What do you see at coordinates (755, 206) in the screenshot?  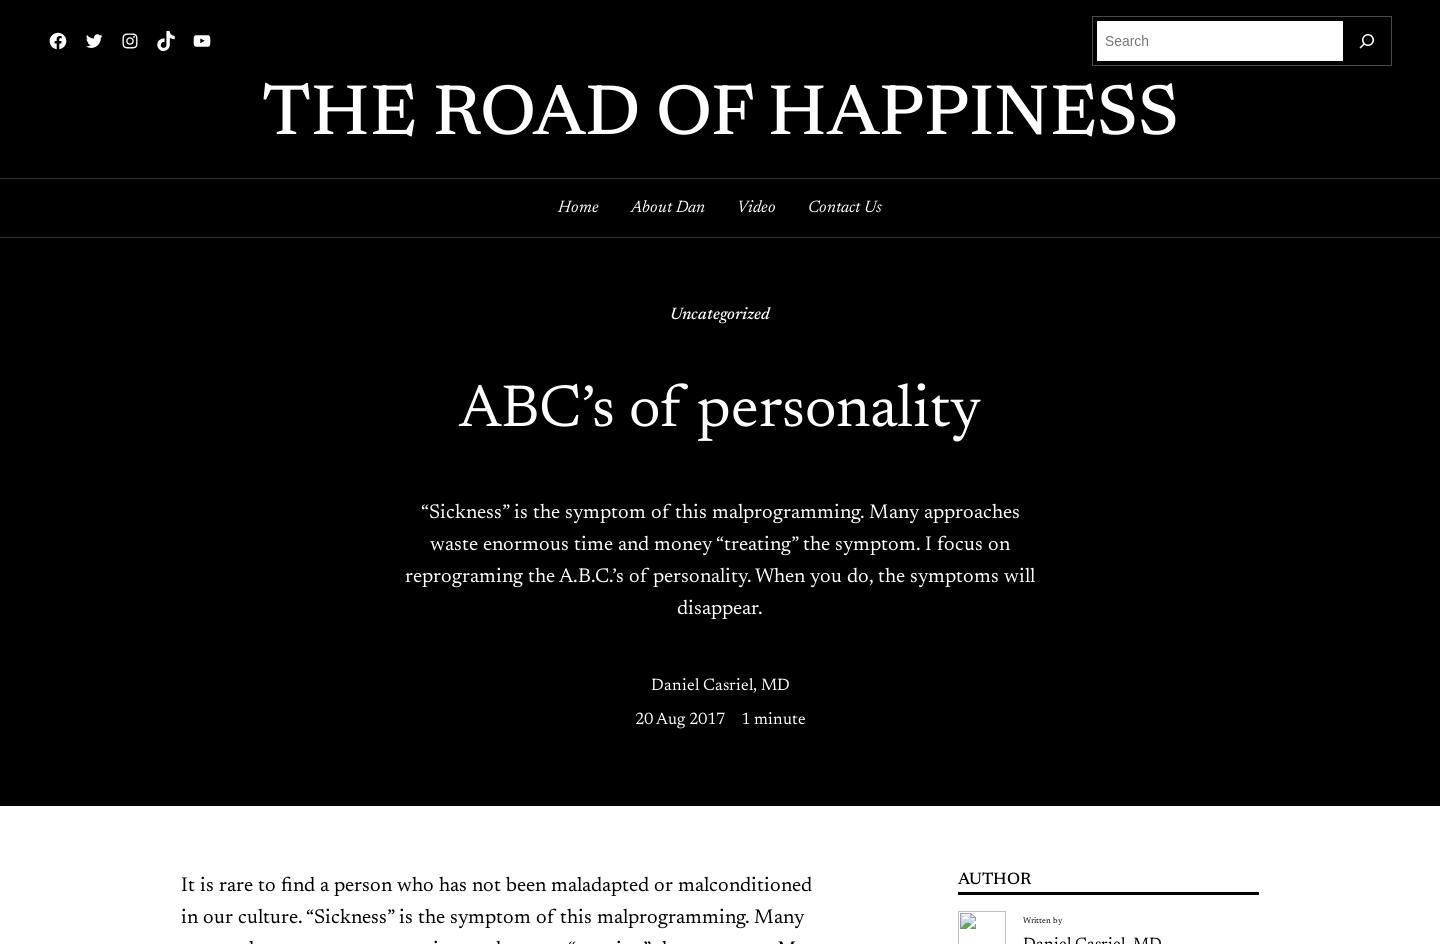 I see `'Video'` at bounding box center [755, 206].